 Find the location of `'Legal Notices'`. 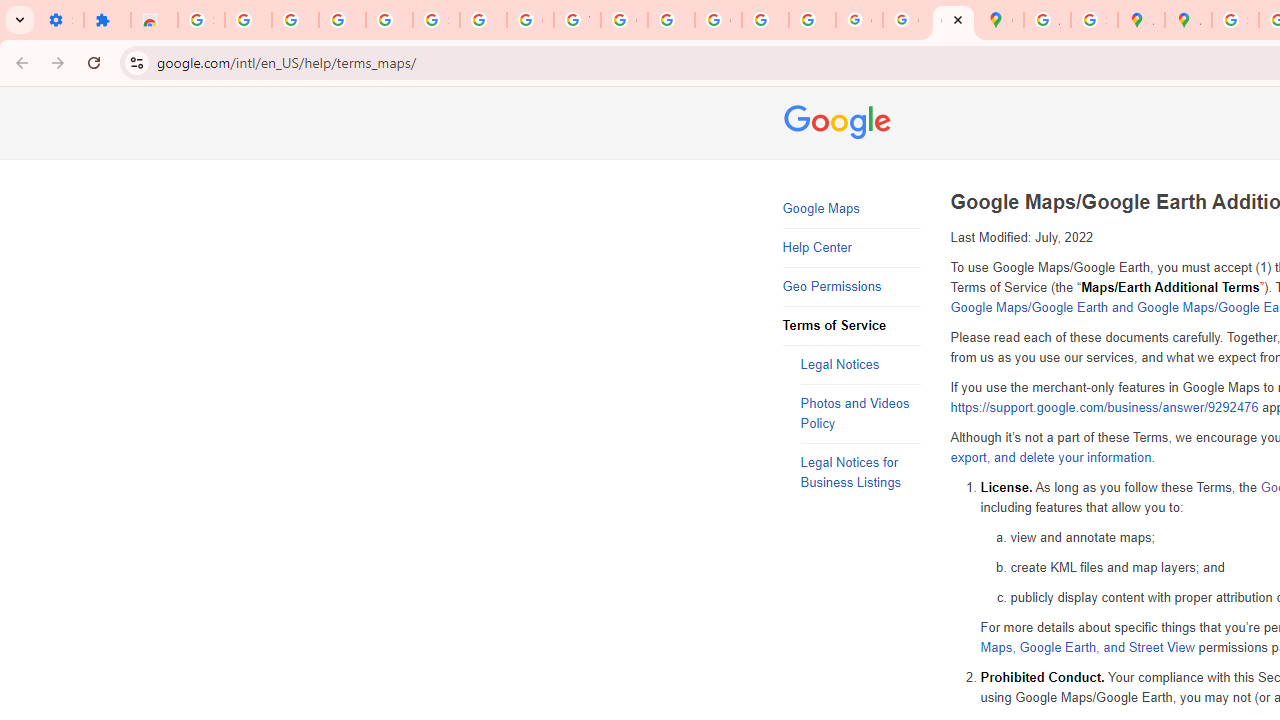

'Legal Notices' is located at coordinates (860, 365).